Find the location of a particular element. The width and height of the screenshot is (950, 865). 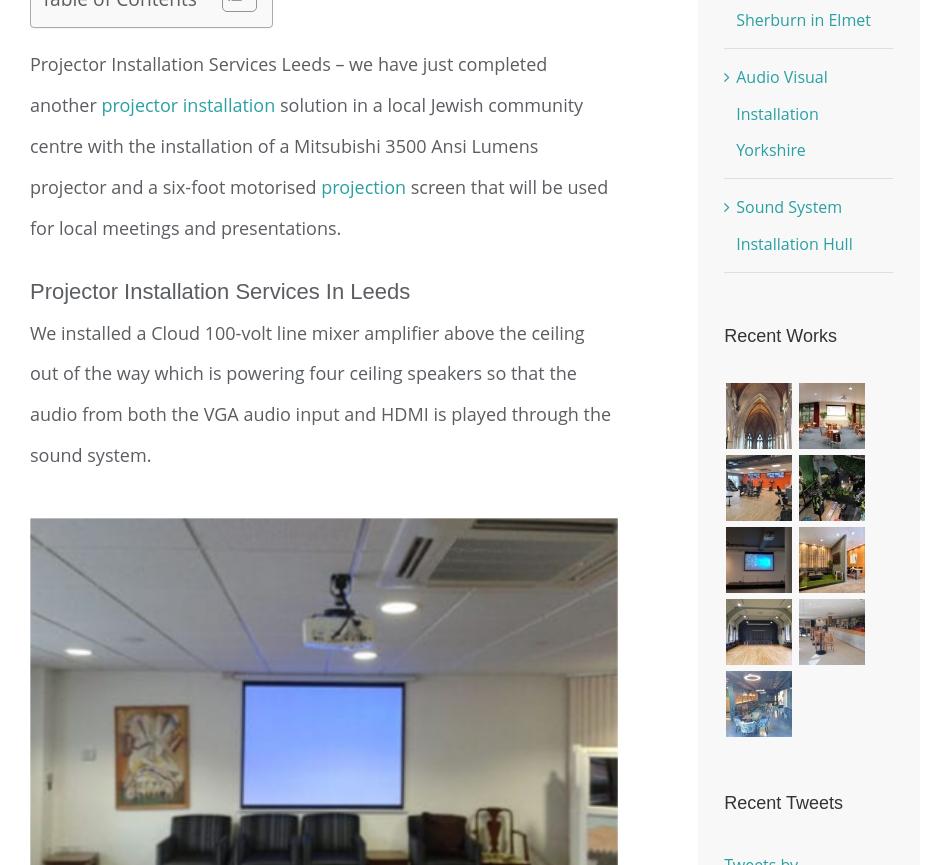

'Sound System Installation Hull' is located at coordinates (793, 223).